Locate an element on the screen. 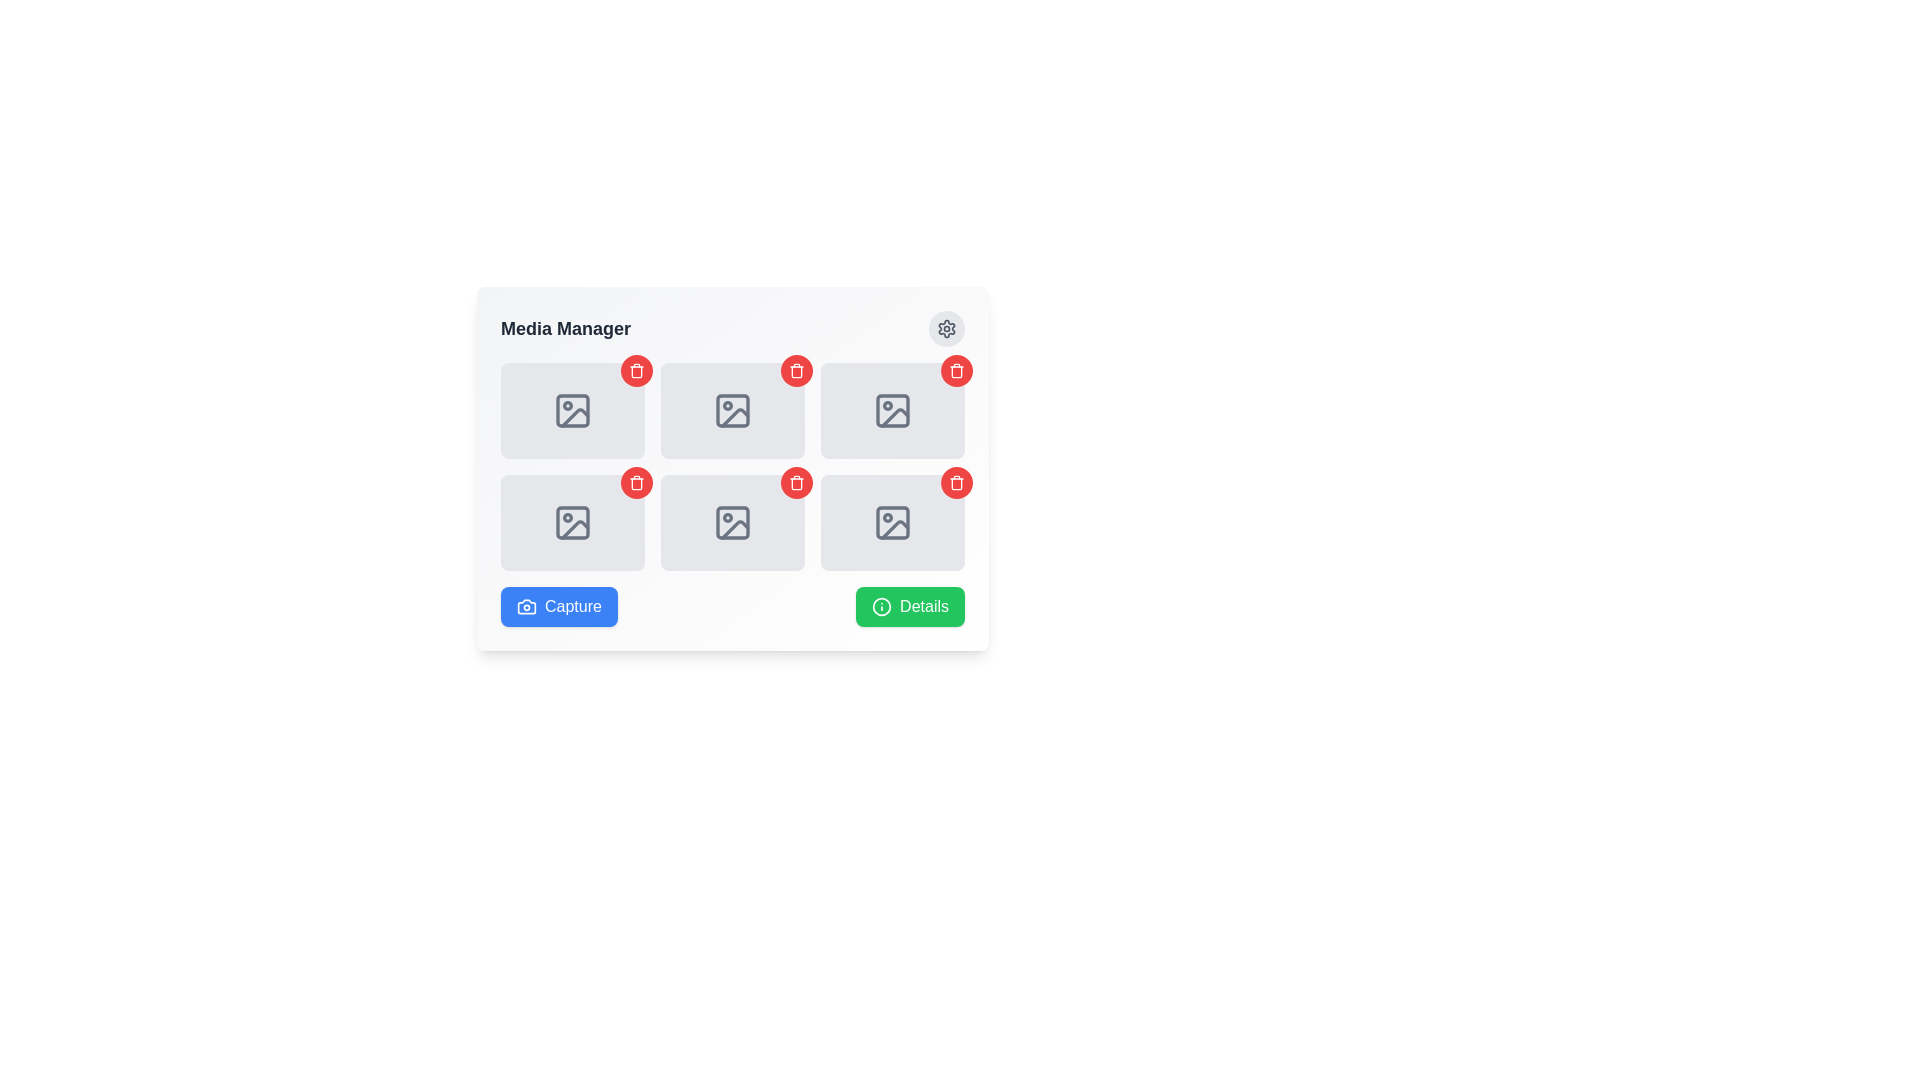 The height and width of the screenshot is (1080, 1920). the delete button located at the top-right corner of the gray rectangular image placeholder in the Media Manager interface is located at coordinates (955, 370).